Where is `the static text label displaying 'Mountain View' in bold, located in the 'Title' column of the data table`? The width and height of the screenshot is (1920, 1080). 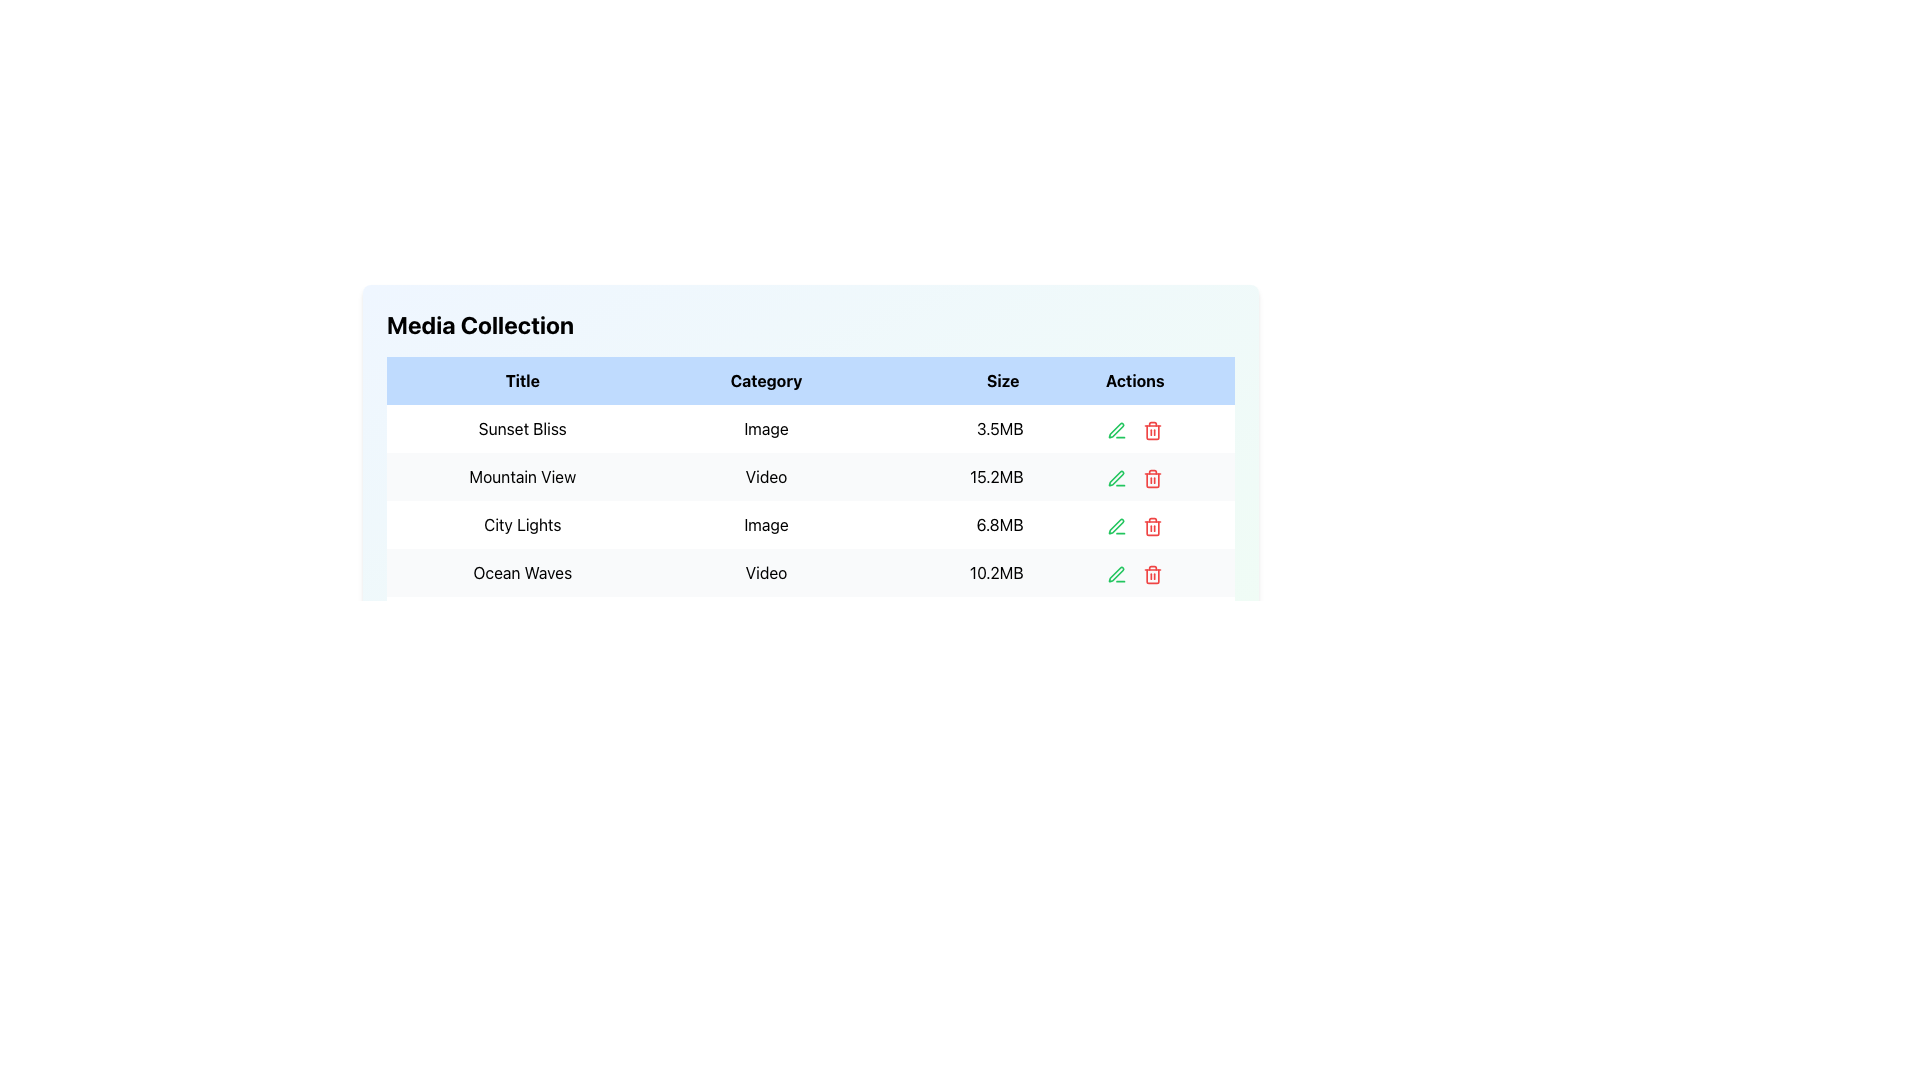 the static text label displaying 'Mountain View' in bold, located in the 'Title' column of the data table is located at coordinates (522, 477).